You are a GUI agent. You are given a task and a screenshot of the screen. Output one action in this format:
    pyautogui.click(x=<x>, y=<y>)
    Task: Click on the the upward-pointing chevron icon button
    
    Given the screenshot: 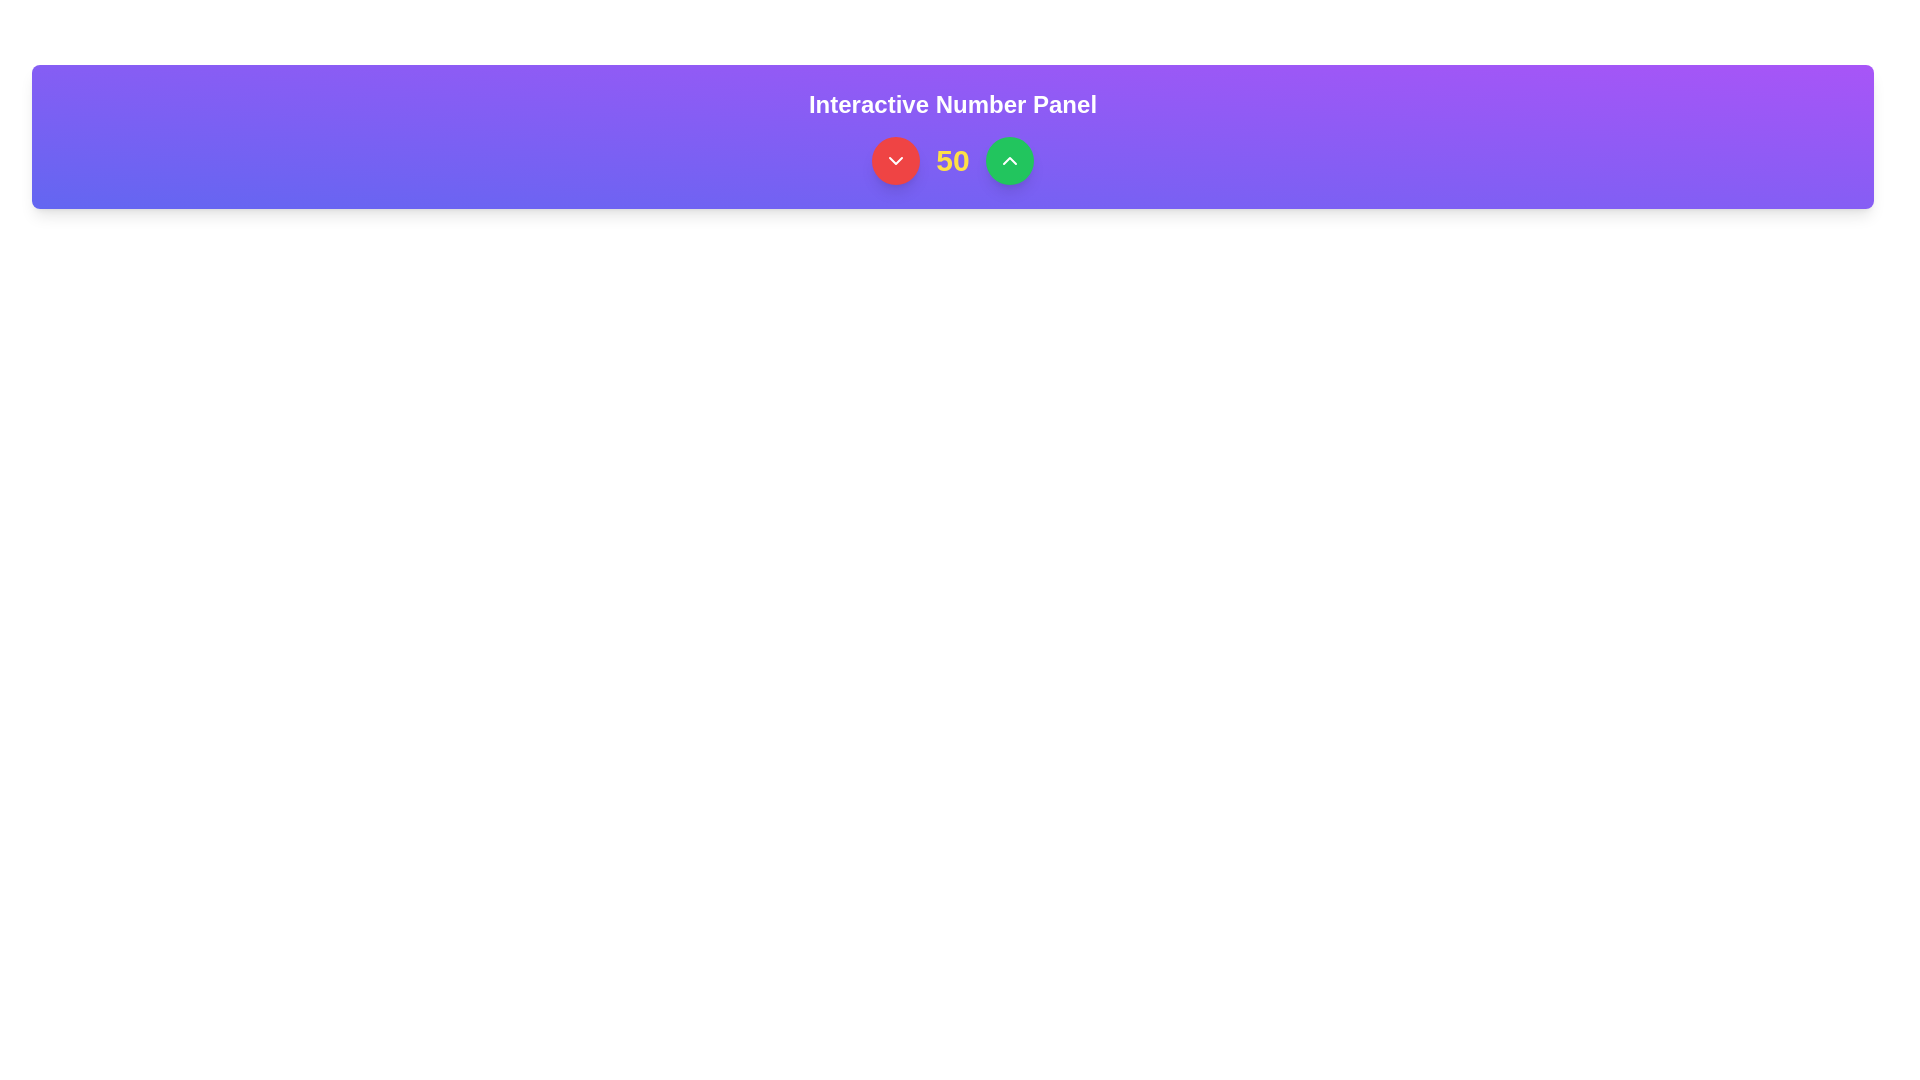 What is the action you would take?
    pyautogui.click(x=1009, y=160)
    